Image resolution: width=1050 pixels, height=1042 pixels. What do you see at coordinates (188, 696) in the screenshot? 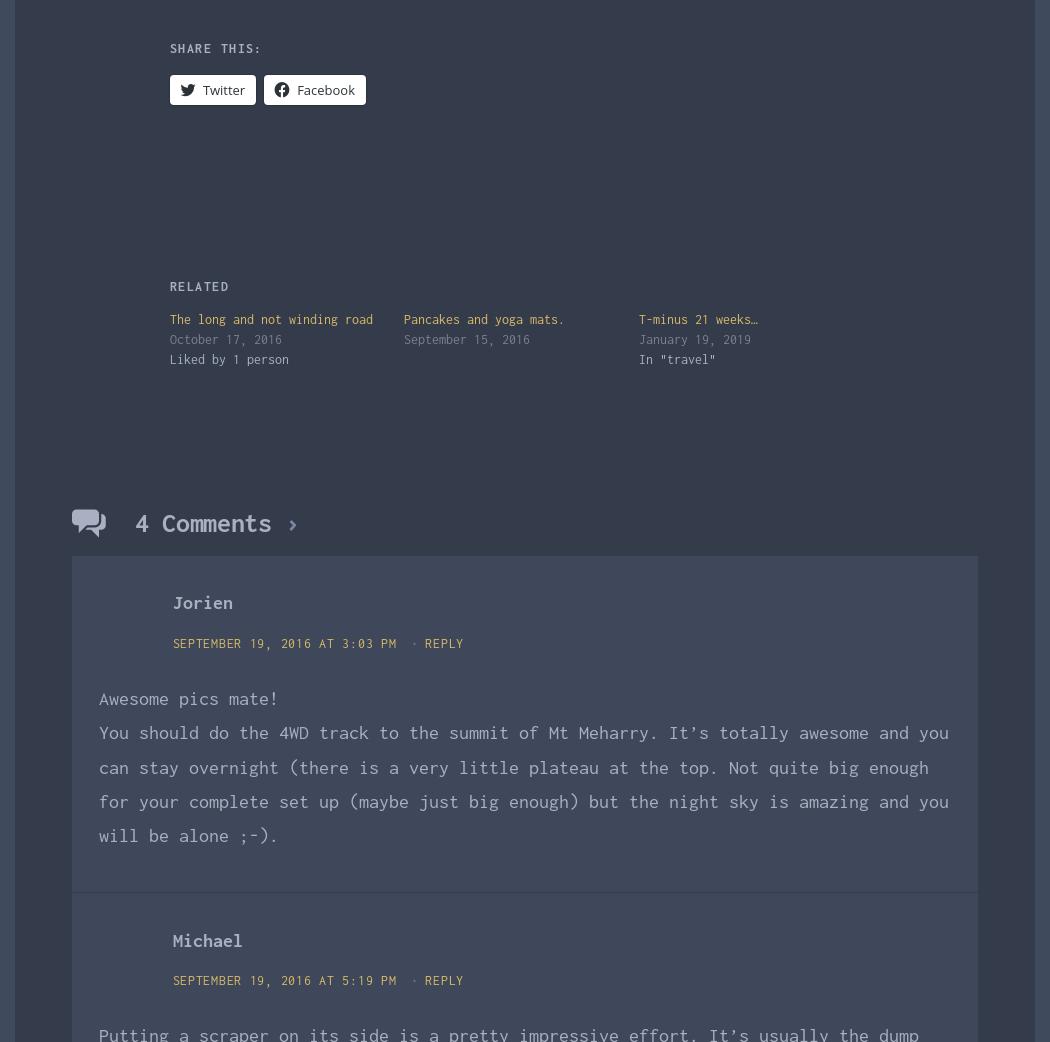
I see `'Awesome pics mate!'` at bounding box center [188, 696].